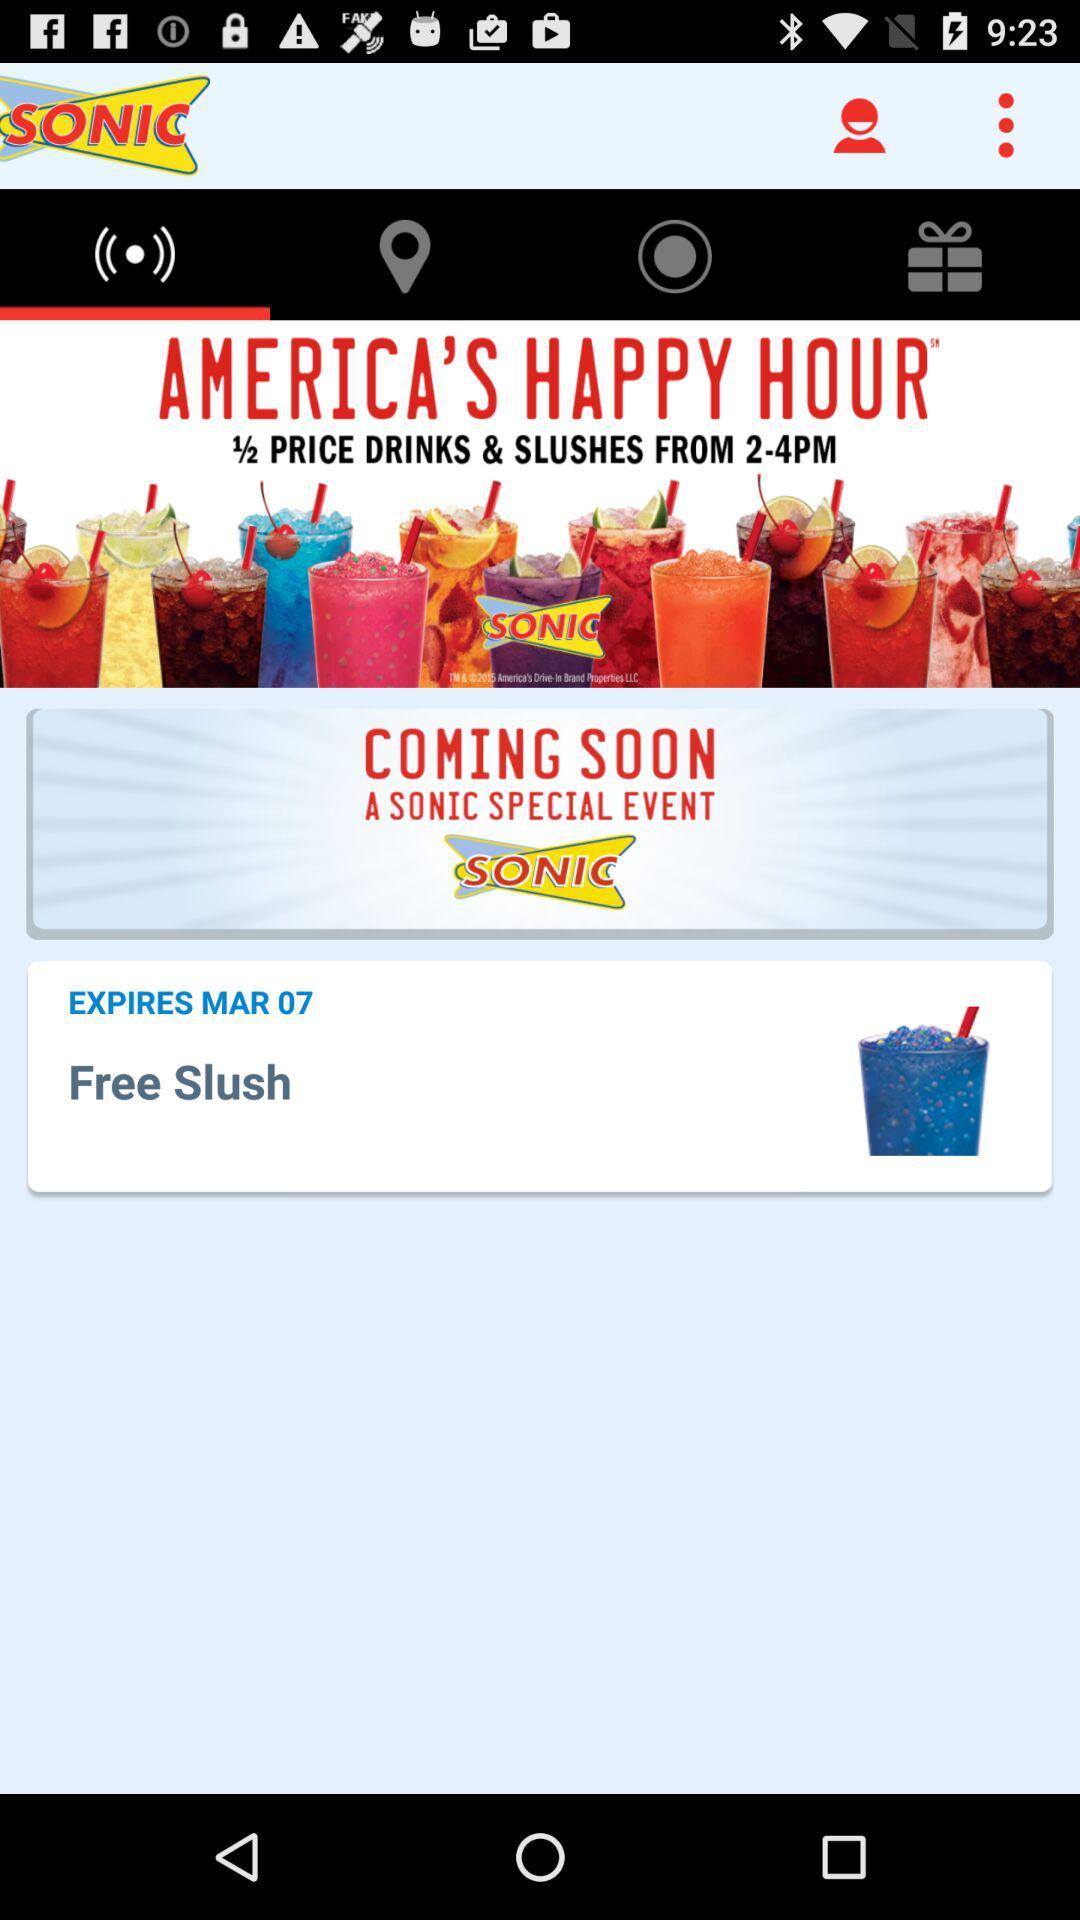 Image resolution: width=1080 pixels, height=1920 pixels. Describe the element at coordinates (190, 1001) in the screenshot. I see `item on the left` at that location.